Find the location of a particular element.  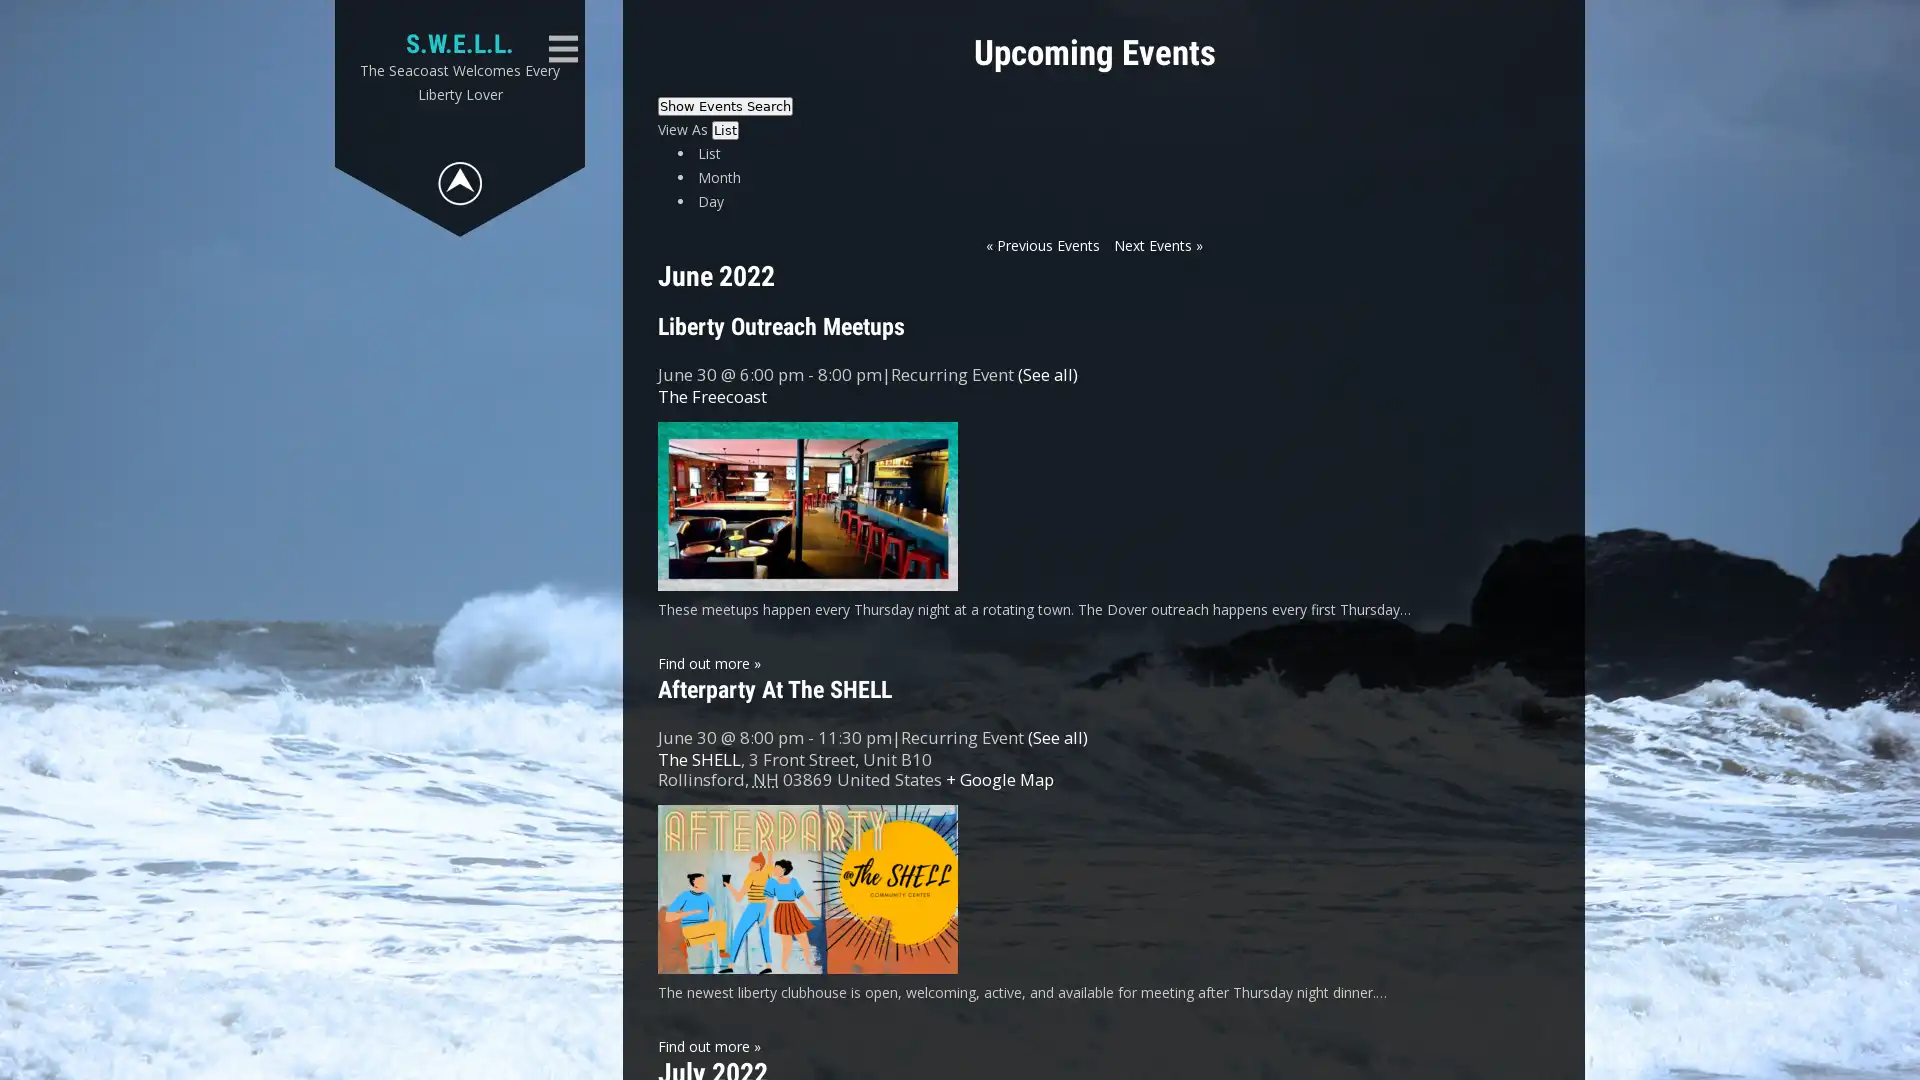

Submit Events search is located at coordinates (696, 176).